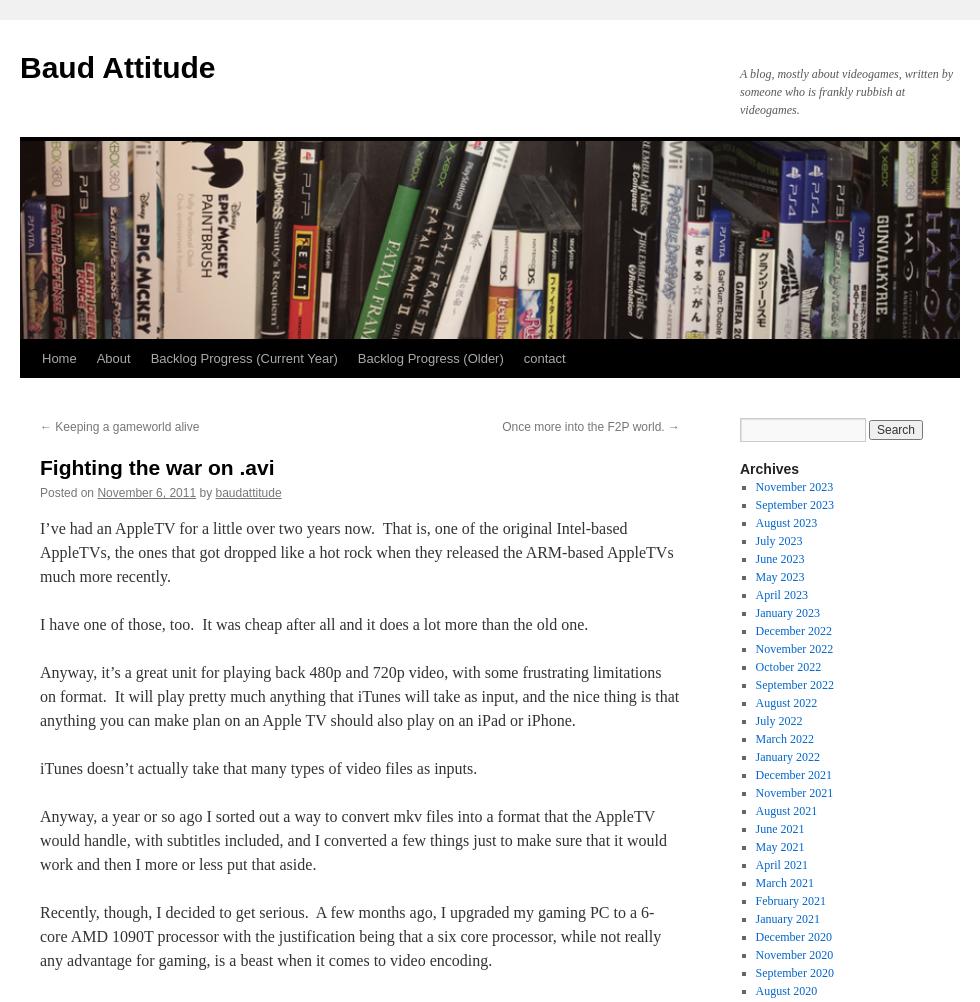 This screenshot has width=980, height=1002. I want to click on 'March 2022', so click(754, 738).